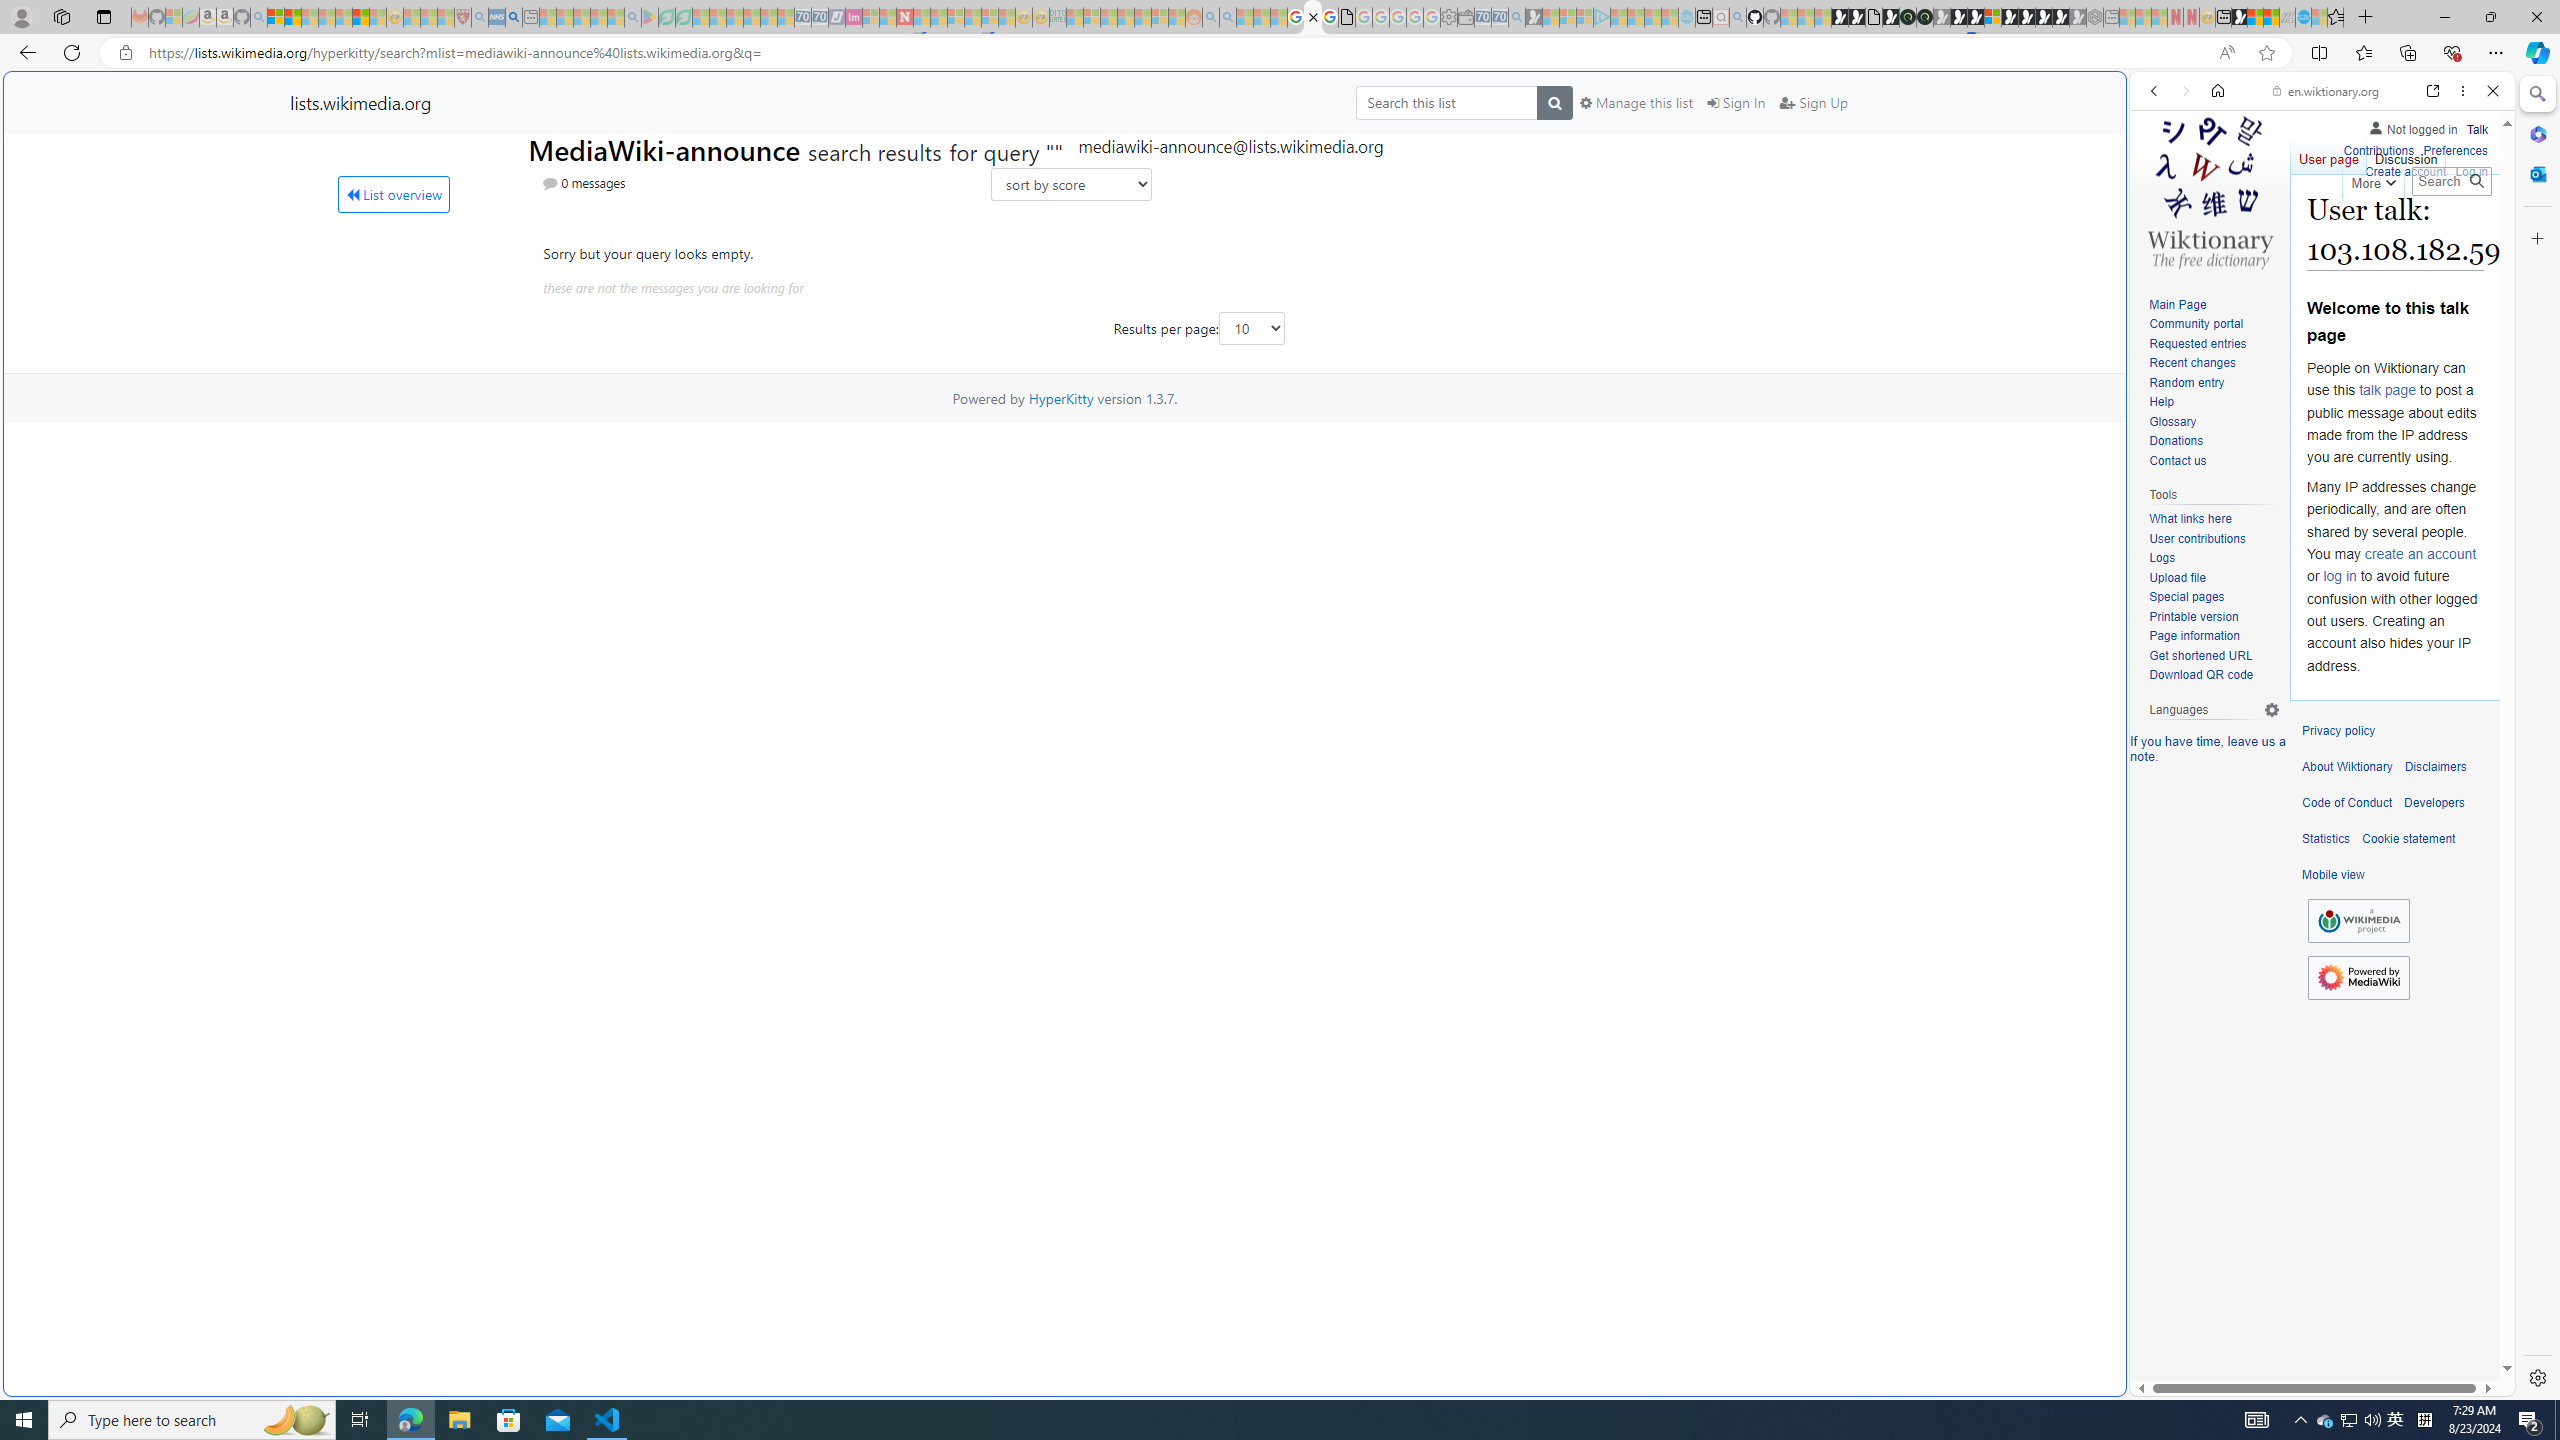  I want to click on 'Powered by MediaWiki', so click(2359, 977).